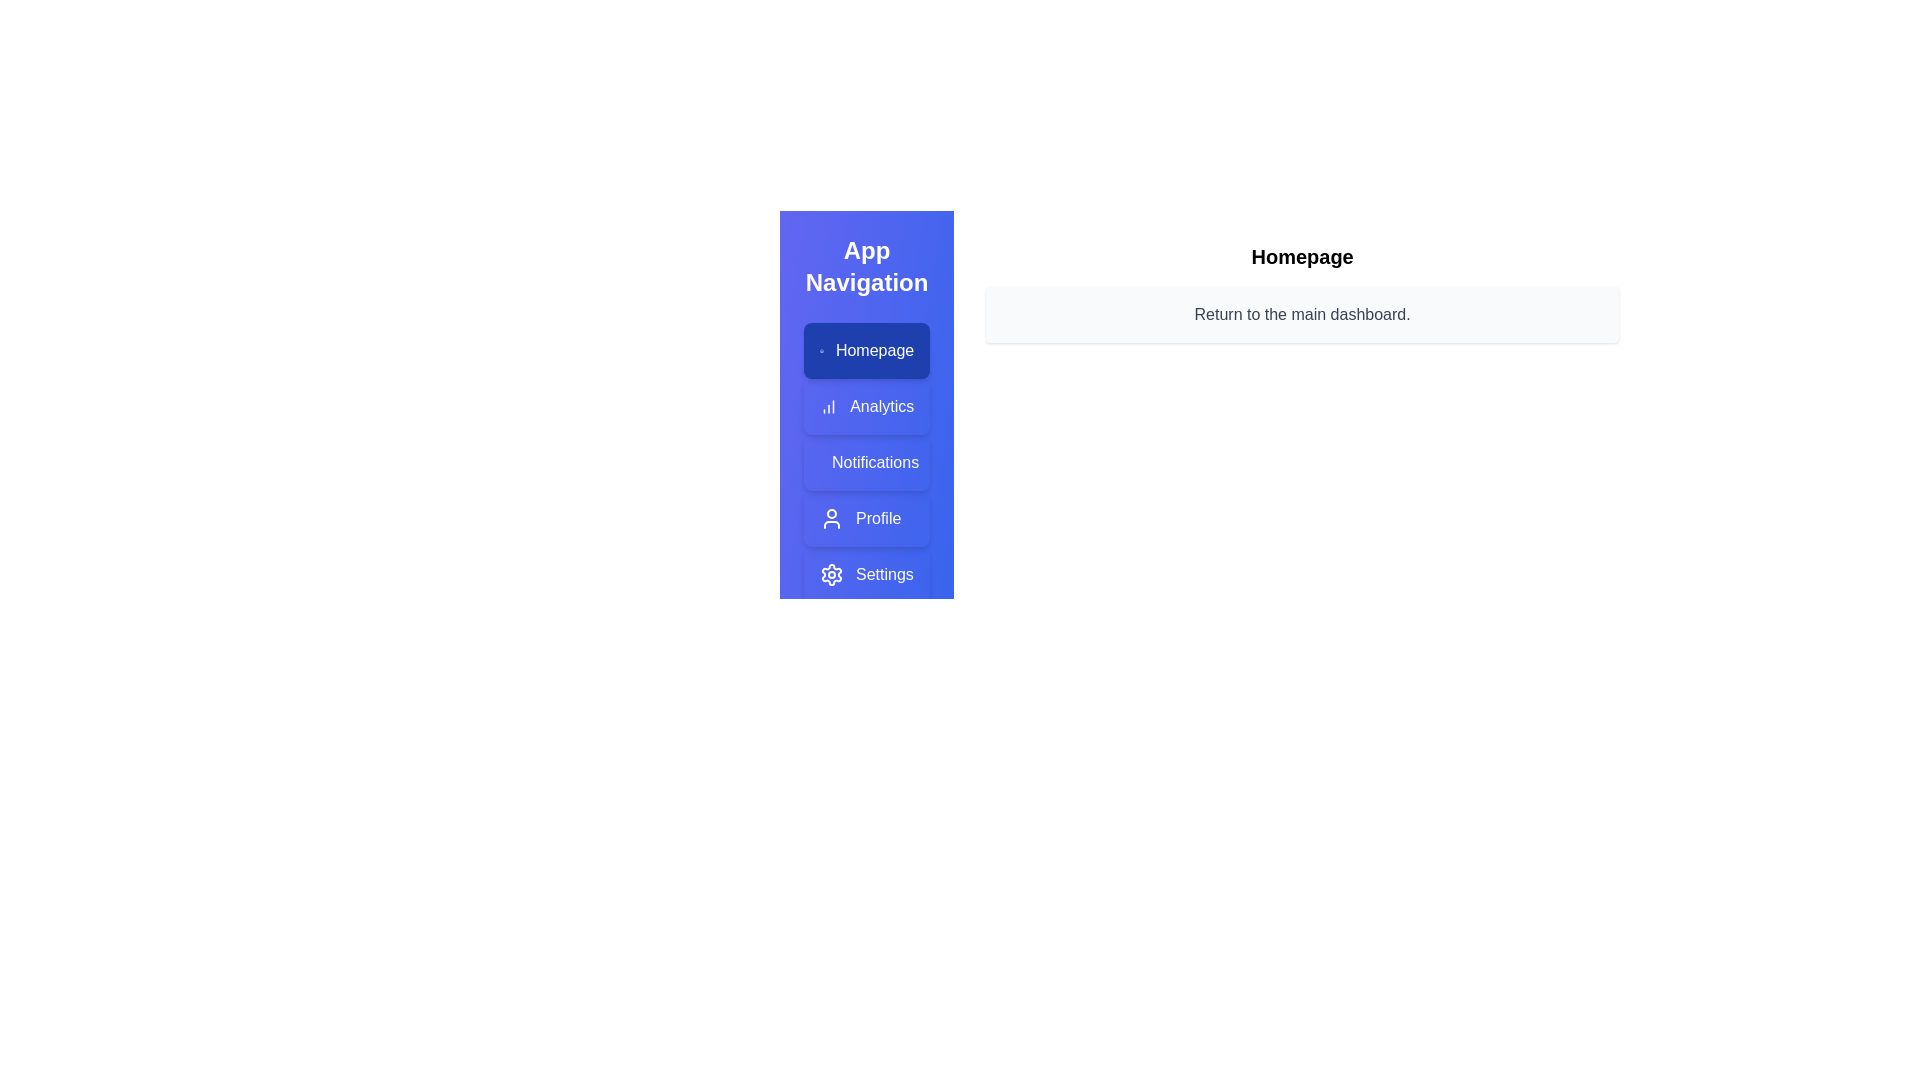 The height and width of the screenshot is (1080, 1920). I want to click on the 'Analytics' icon located in the navigation menu under the 'Homepage' option, so click(829, 406).